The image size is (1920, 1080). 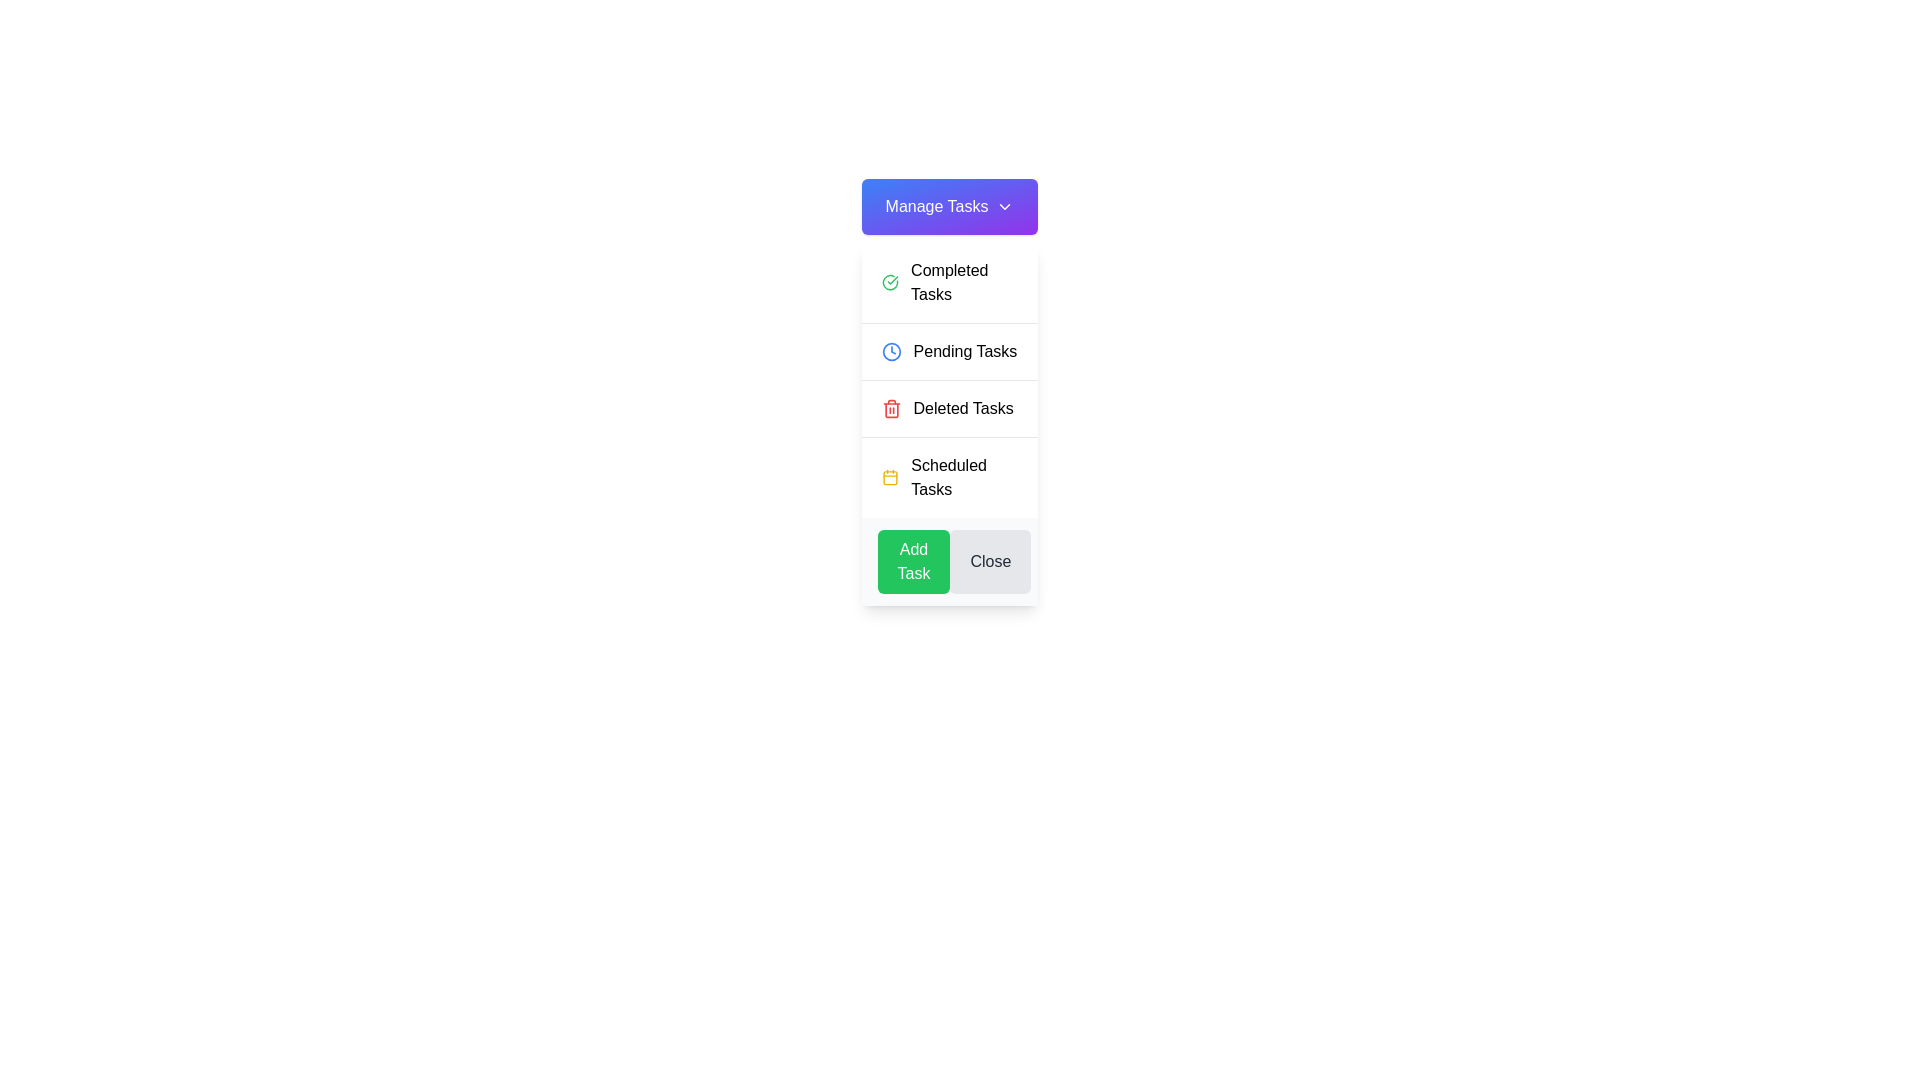 I want to click on the 'Completed Tasks' menu item, which is the first entry in the vertical list menu located below the 'Manage Tasks' section, so click(x=949, y=282).